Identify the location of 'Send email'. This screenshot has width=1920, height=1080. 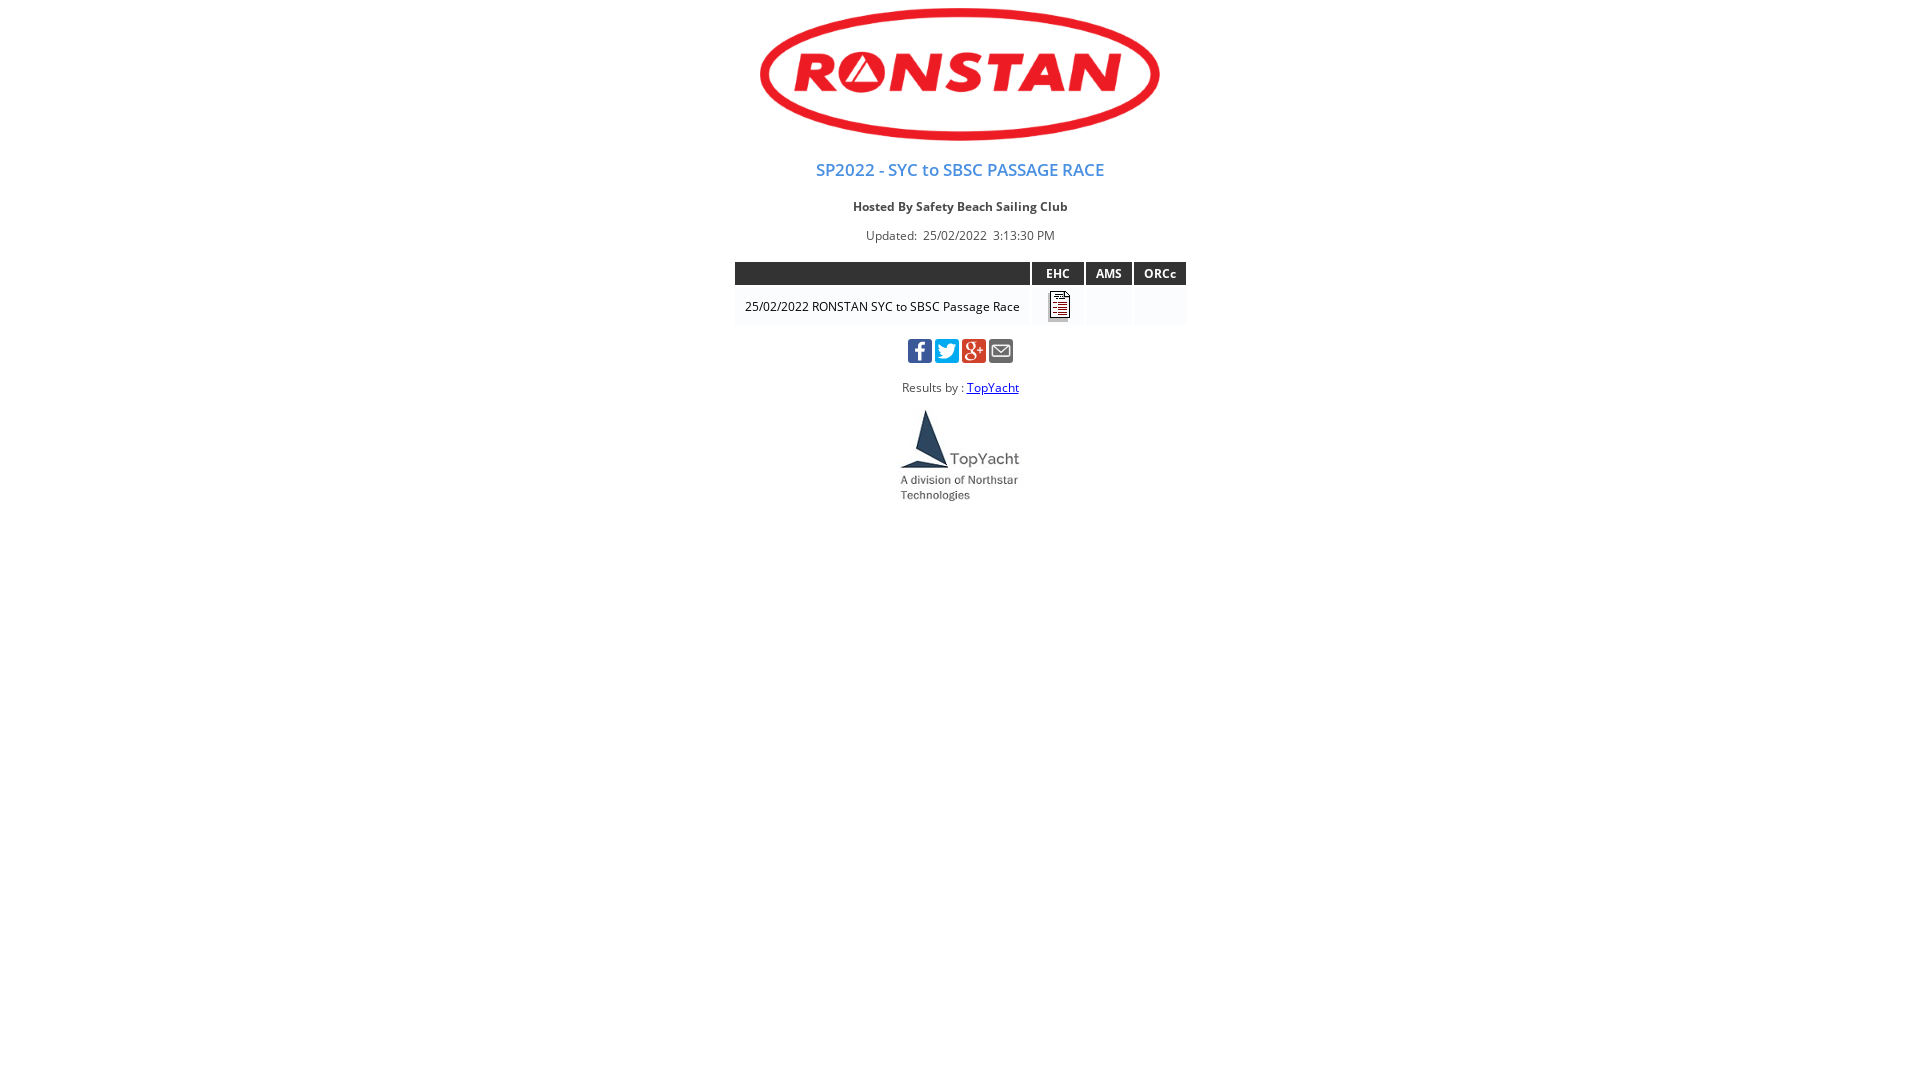
(999, 357).